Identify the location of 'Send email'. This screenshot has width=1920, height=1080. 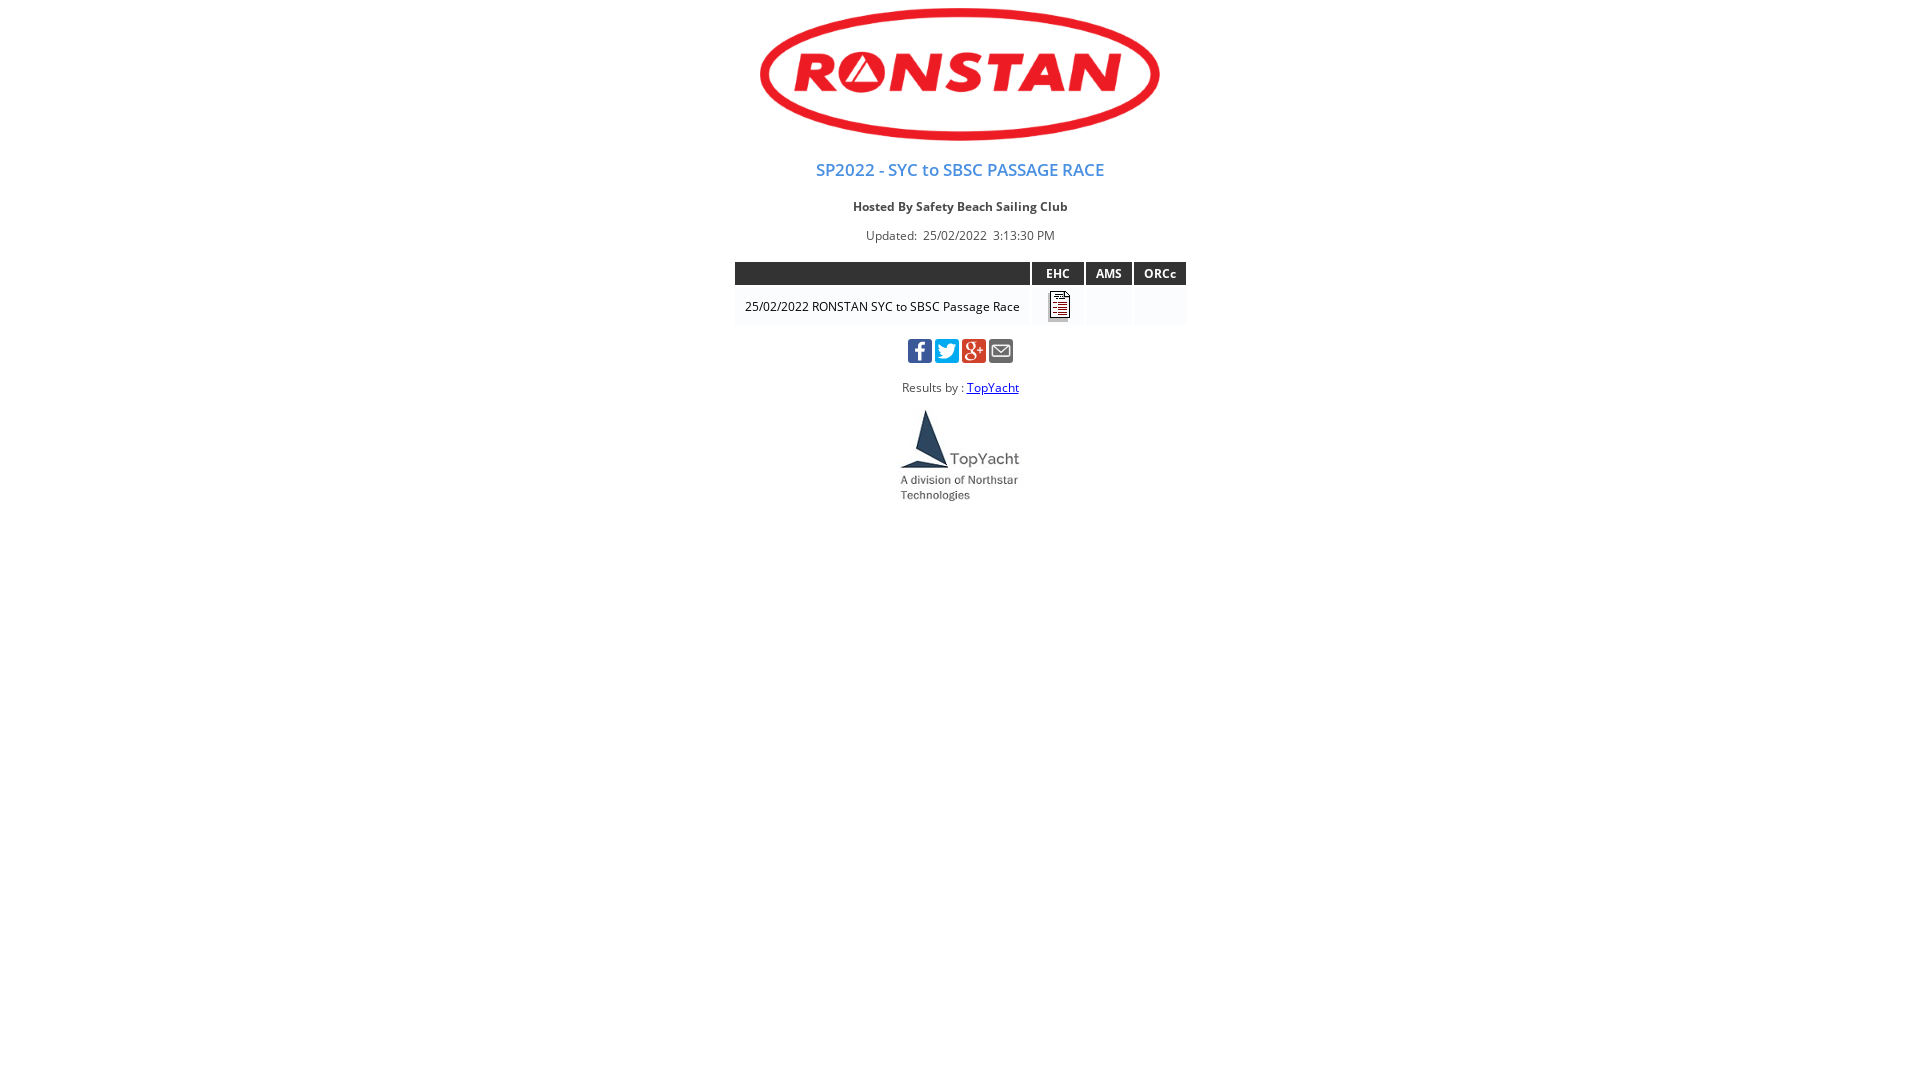
(999, 357).